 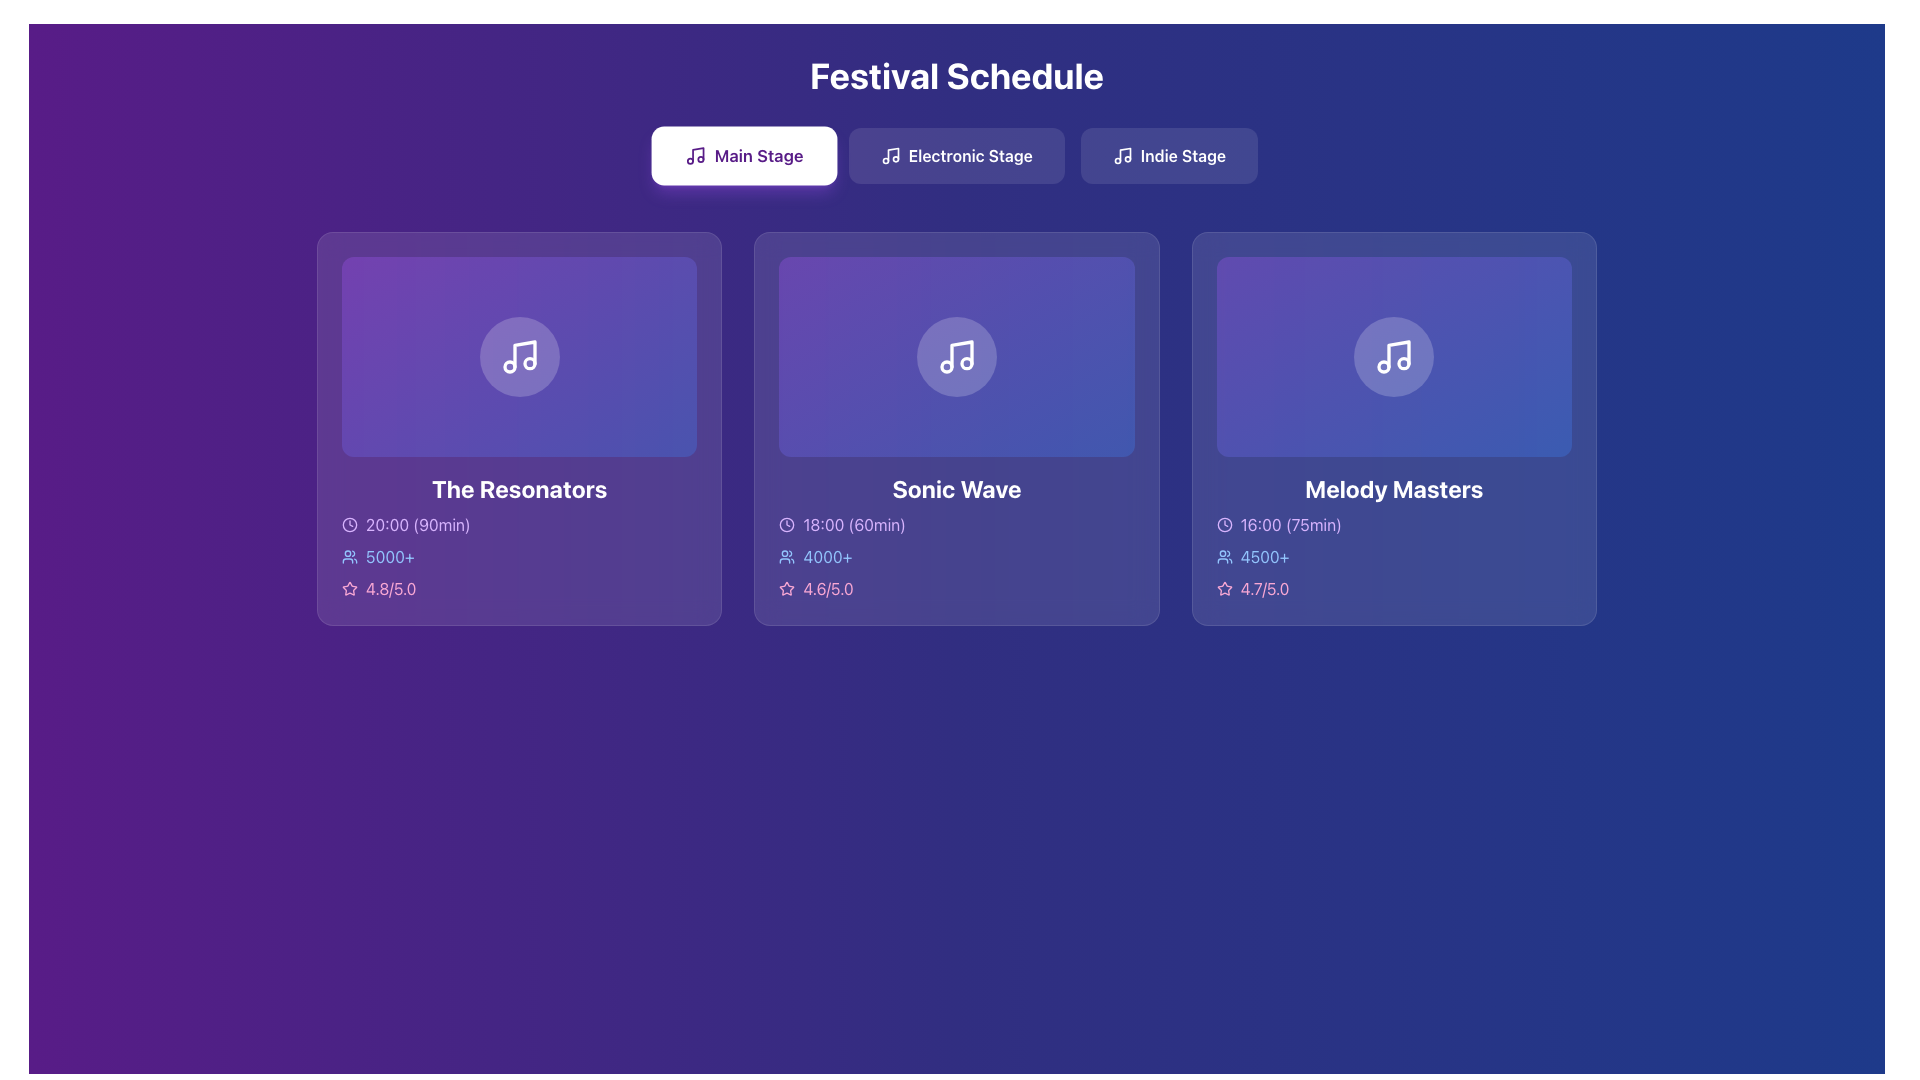 What do you see at coordinates (1264, 587) in the screenshot?
I see `rating value displayed as '4.7/5.0' in pink color within the 'Melody Masters' card, located near the bottom-right corner, above the star icon` at bounding box center [1264, 587].